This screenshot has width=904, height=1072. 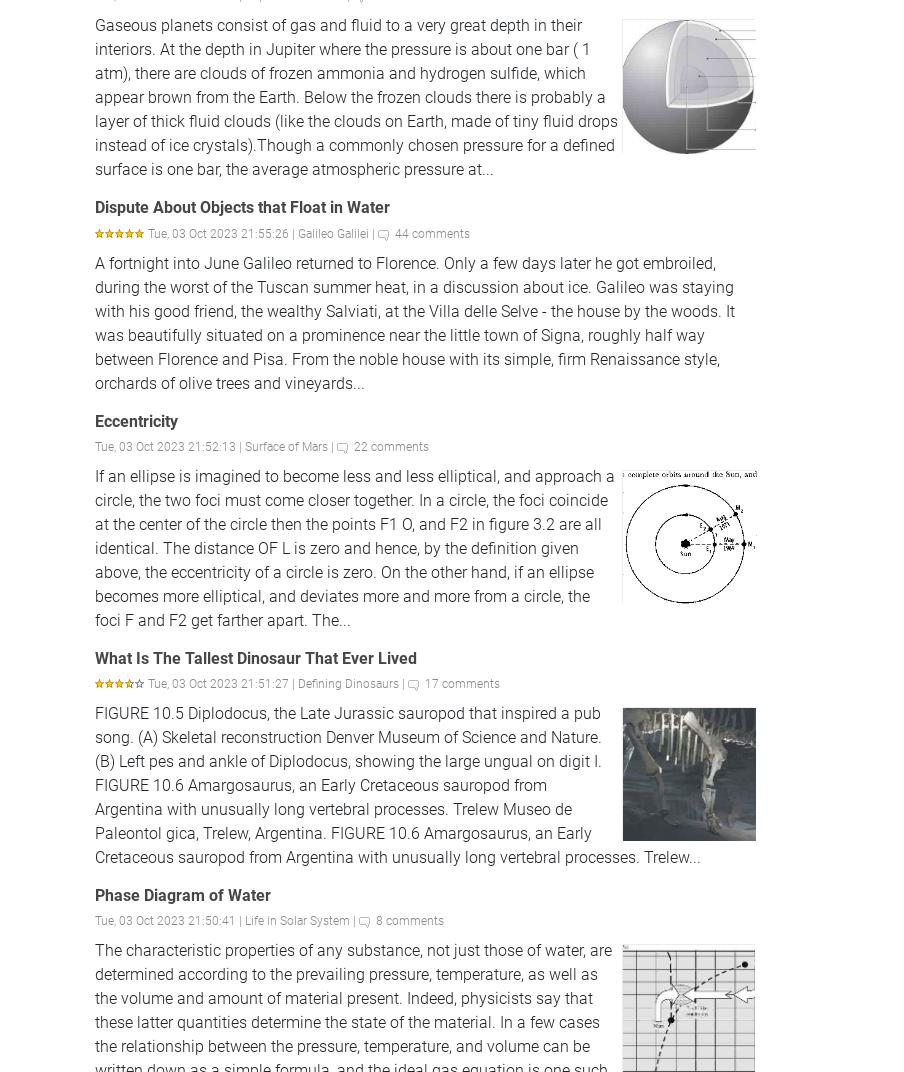 I want to click on 'Phase Diagram of Water', so click(x=182, y=894).